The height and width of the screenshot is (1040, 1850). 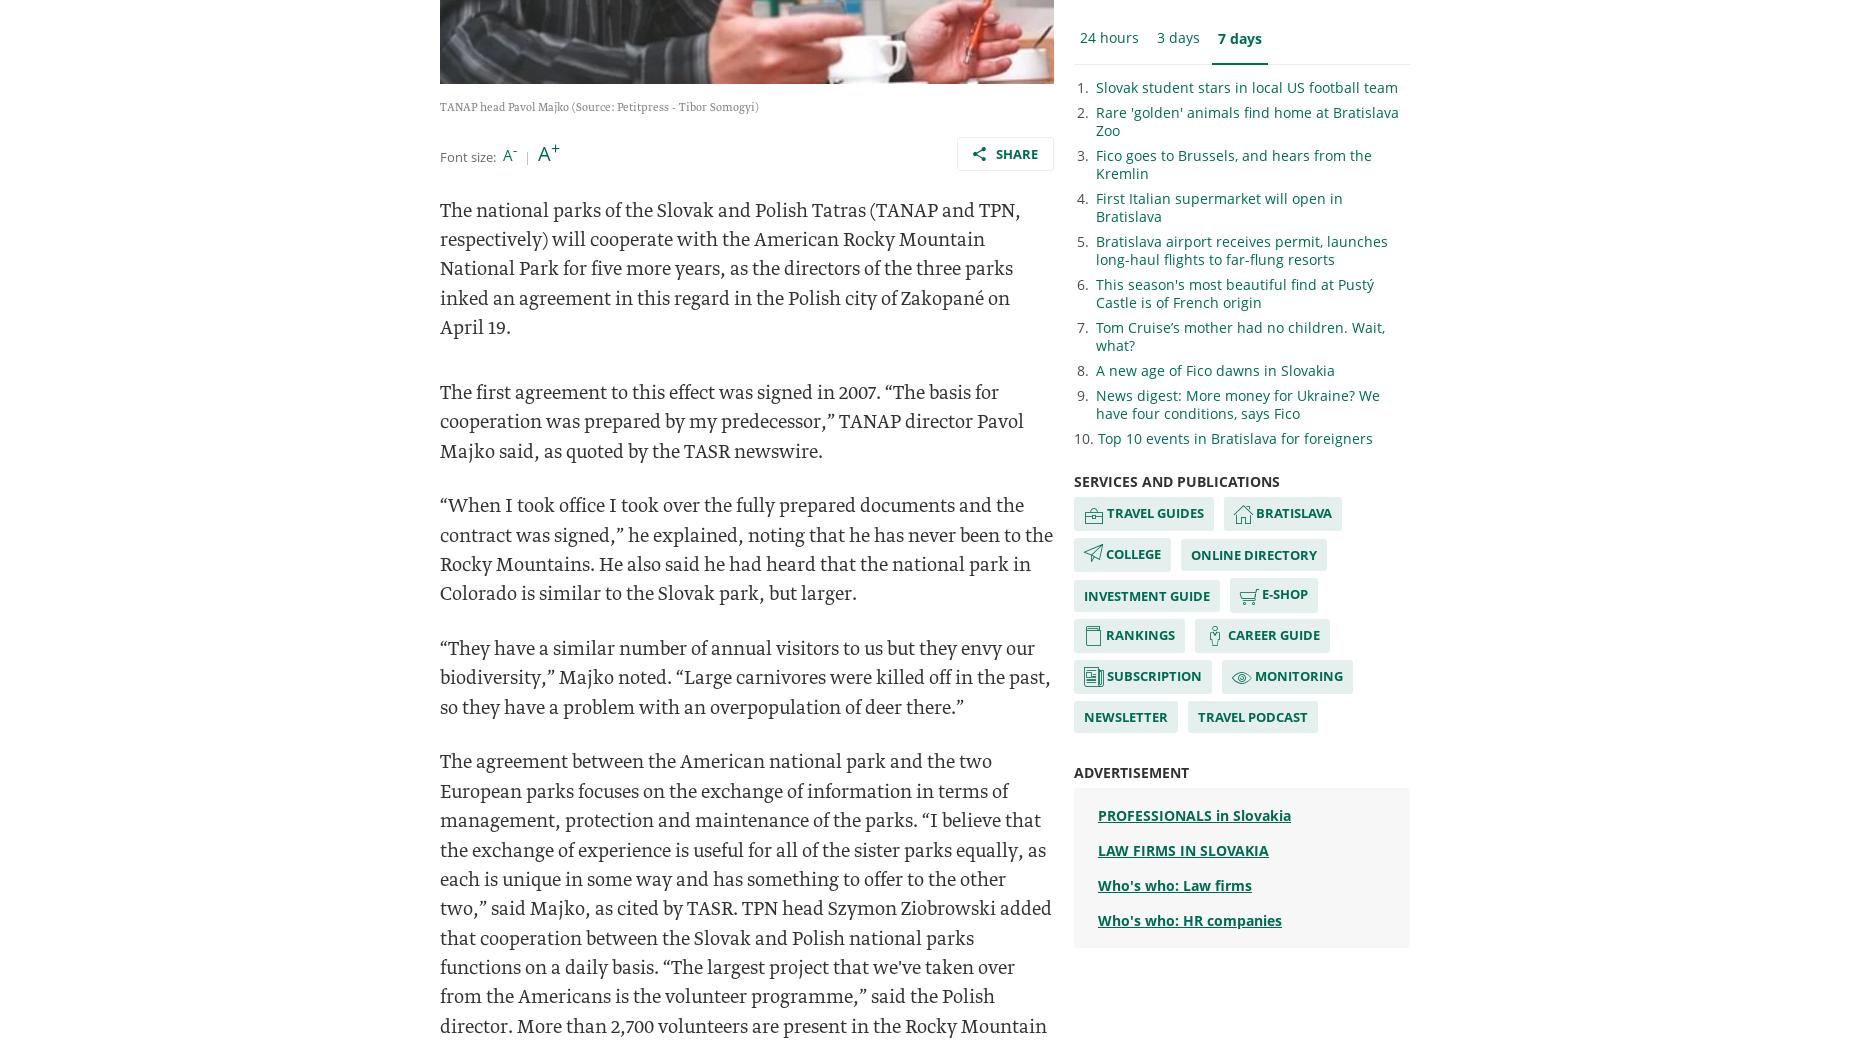 I want to click on 'Services and publications', so click(x=1175, y=481).